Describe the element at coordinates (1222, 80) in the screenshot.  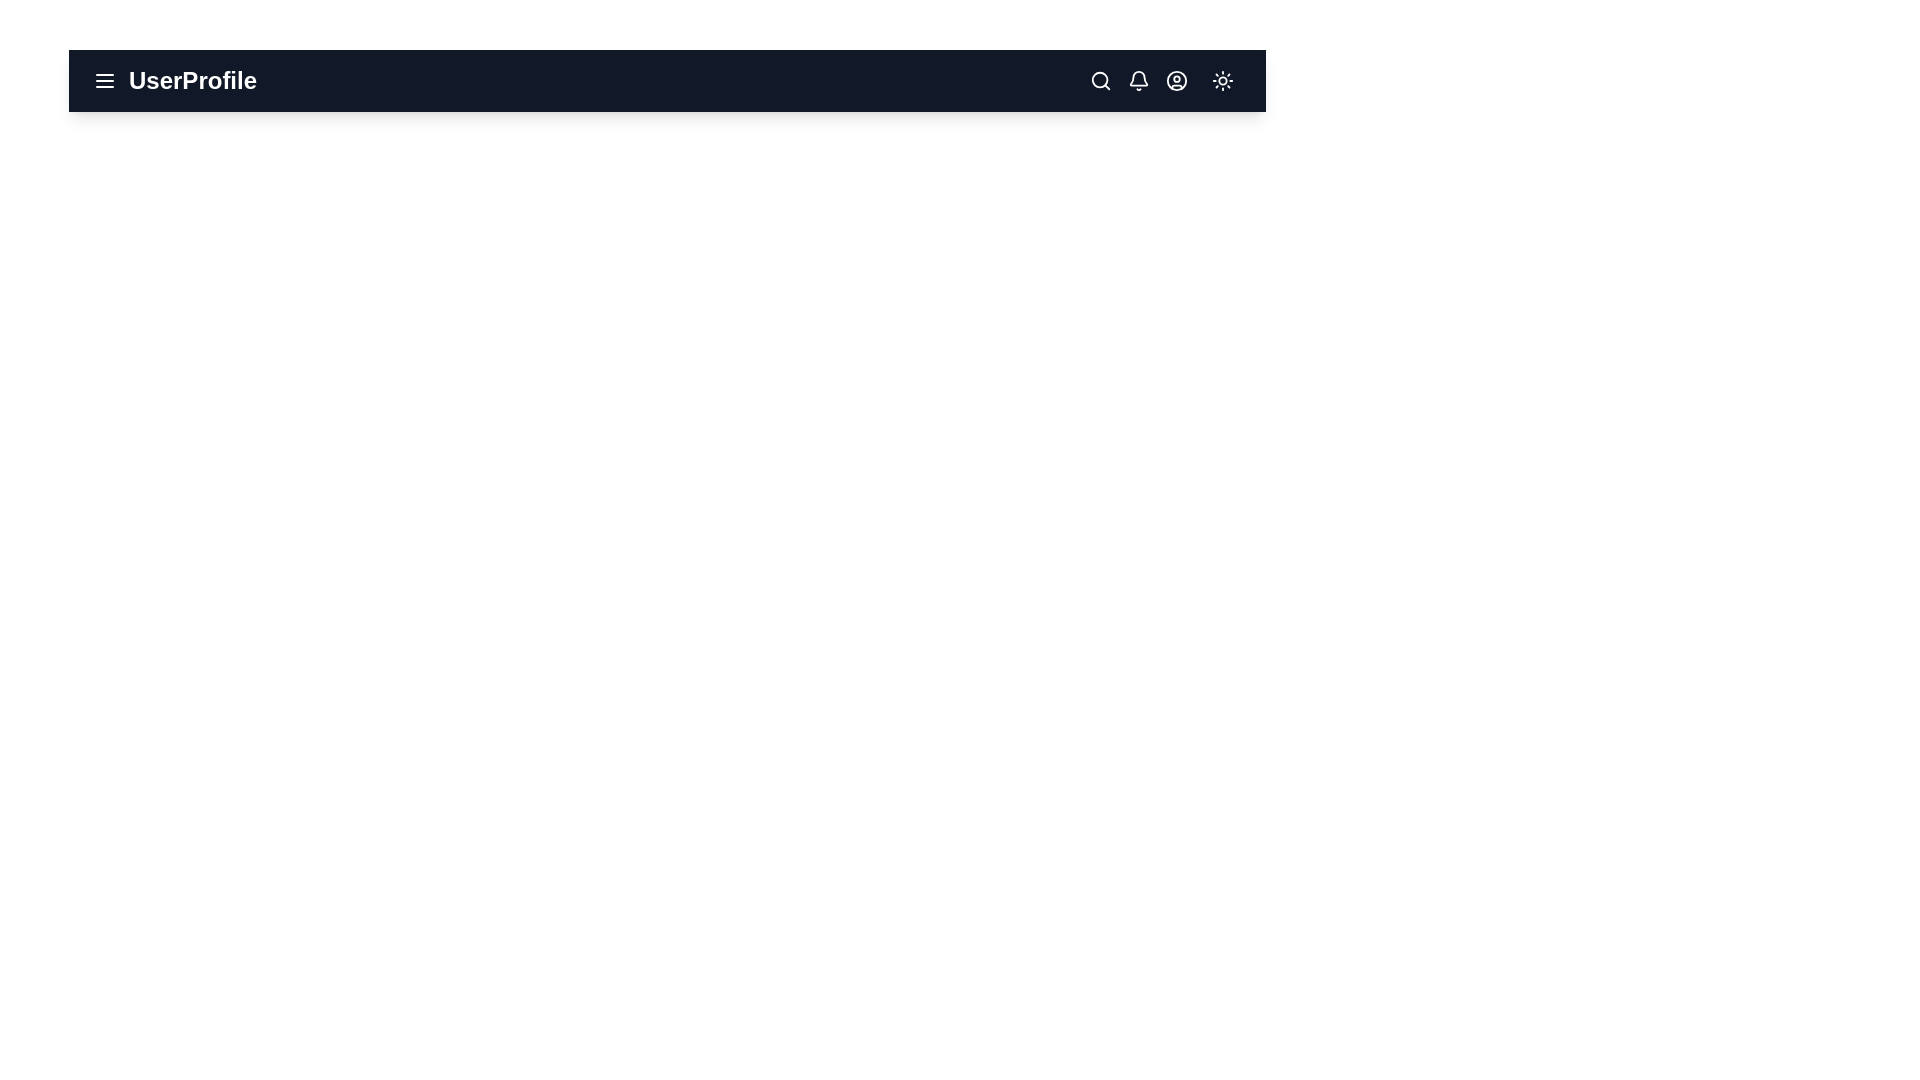
I see `the sun/moon icon to toggle between dark and light modes` at that location.